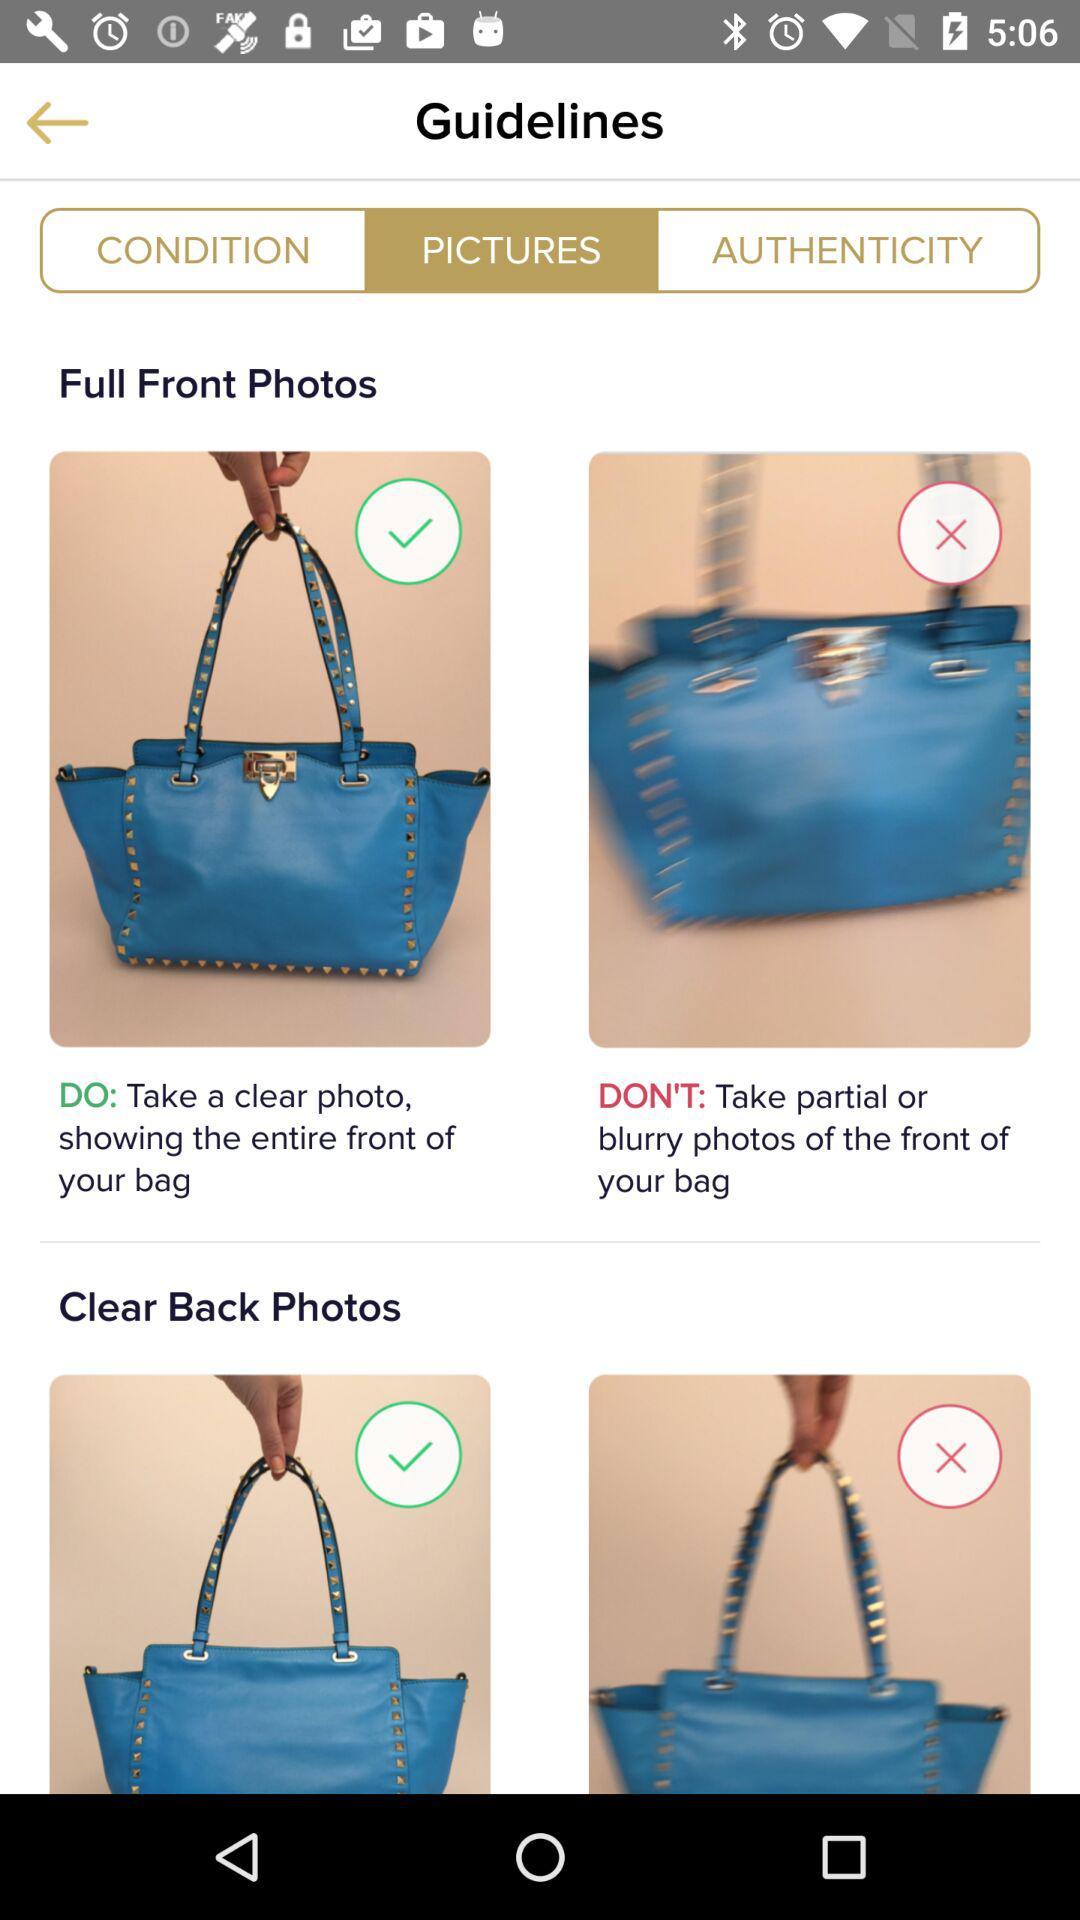 The width and height of the screenshot is (1080, 1920). What do you see at coordinates (56, 121) in the screenshot?
I see `go back` at bounding box center [56, 121].